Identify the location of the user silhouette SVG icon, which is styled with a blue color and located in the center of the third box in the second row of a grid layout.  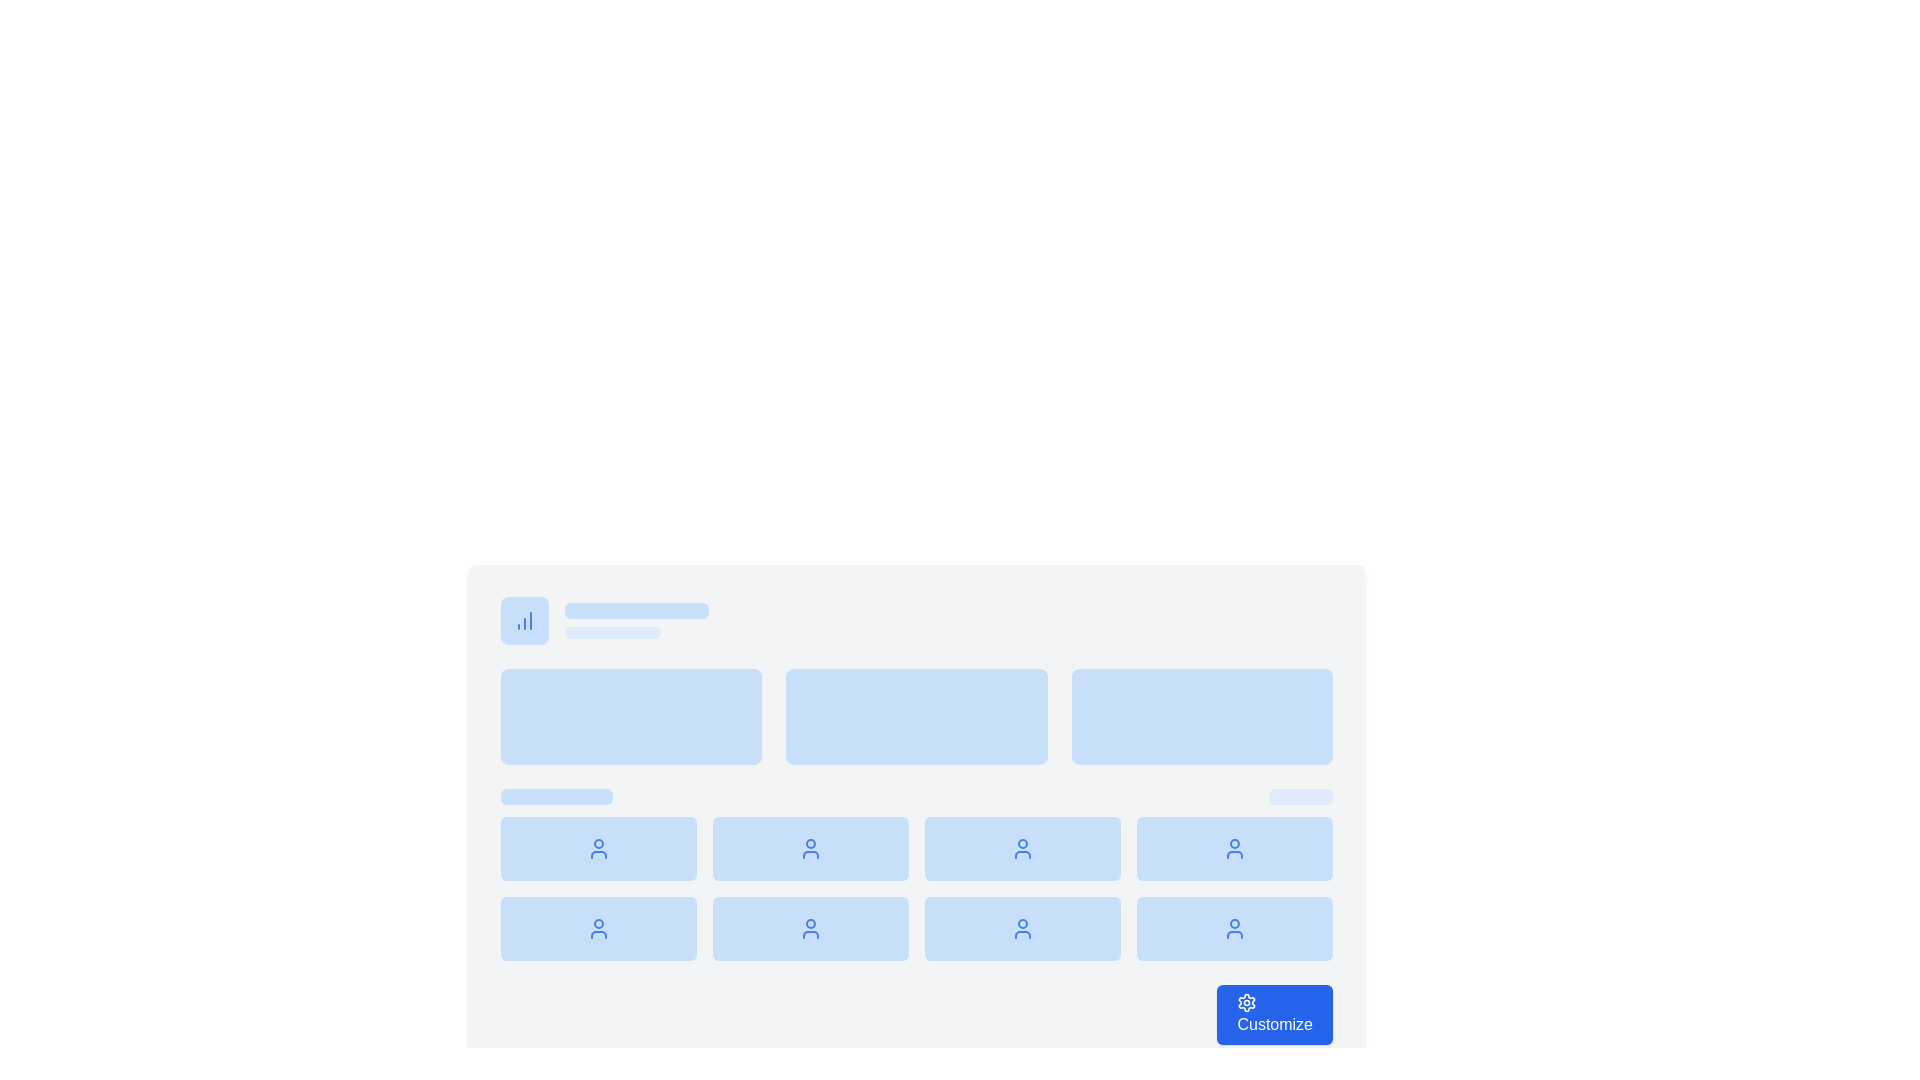
(1022, 848).